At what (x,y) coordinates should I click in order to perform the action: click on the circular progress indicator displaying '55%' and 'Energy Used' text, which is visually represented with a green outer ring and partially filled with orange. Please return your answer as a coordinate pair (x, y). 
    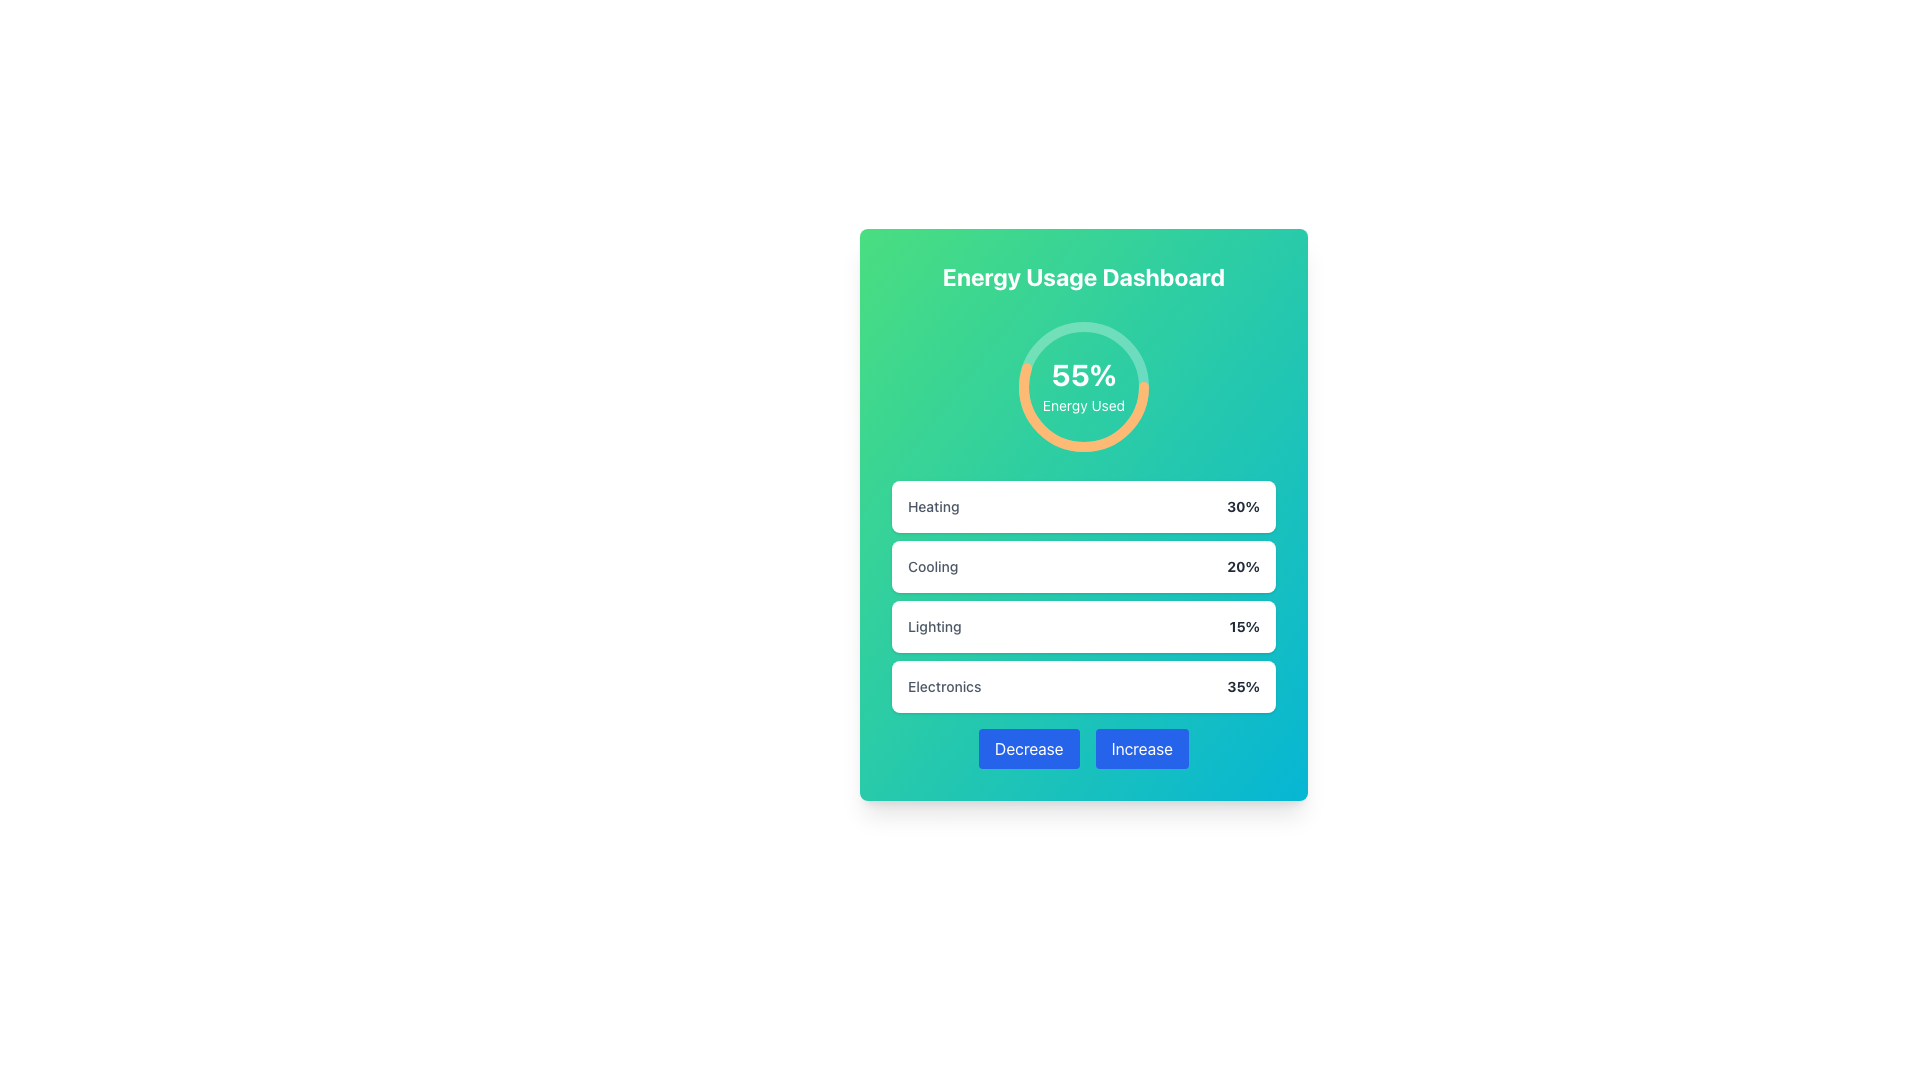
    Looking at the image, I should click on (1083, 386).